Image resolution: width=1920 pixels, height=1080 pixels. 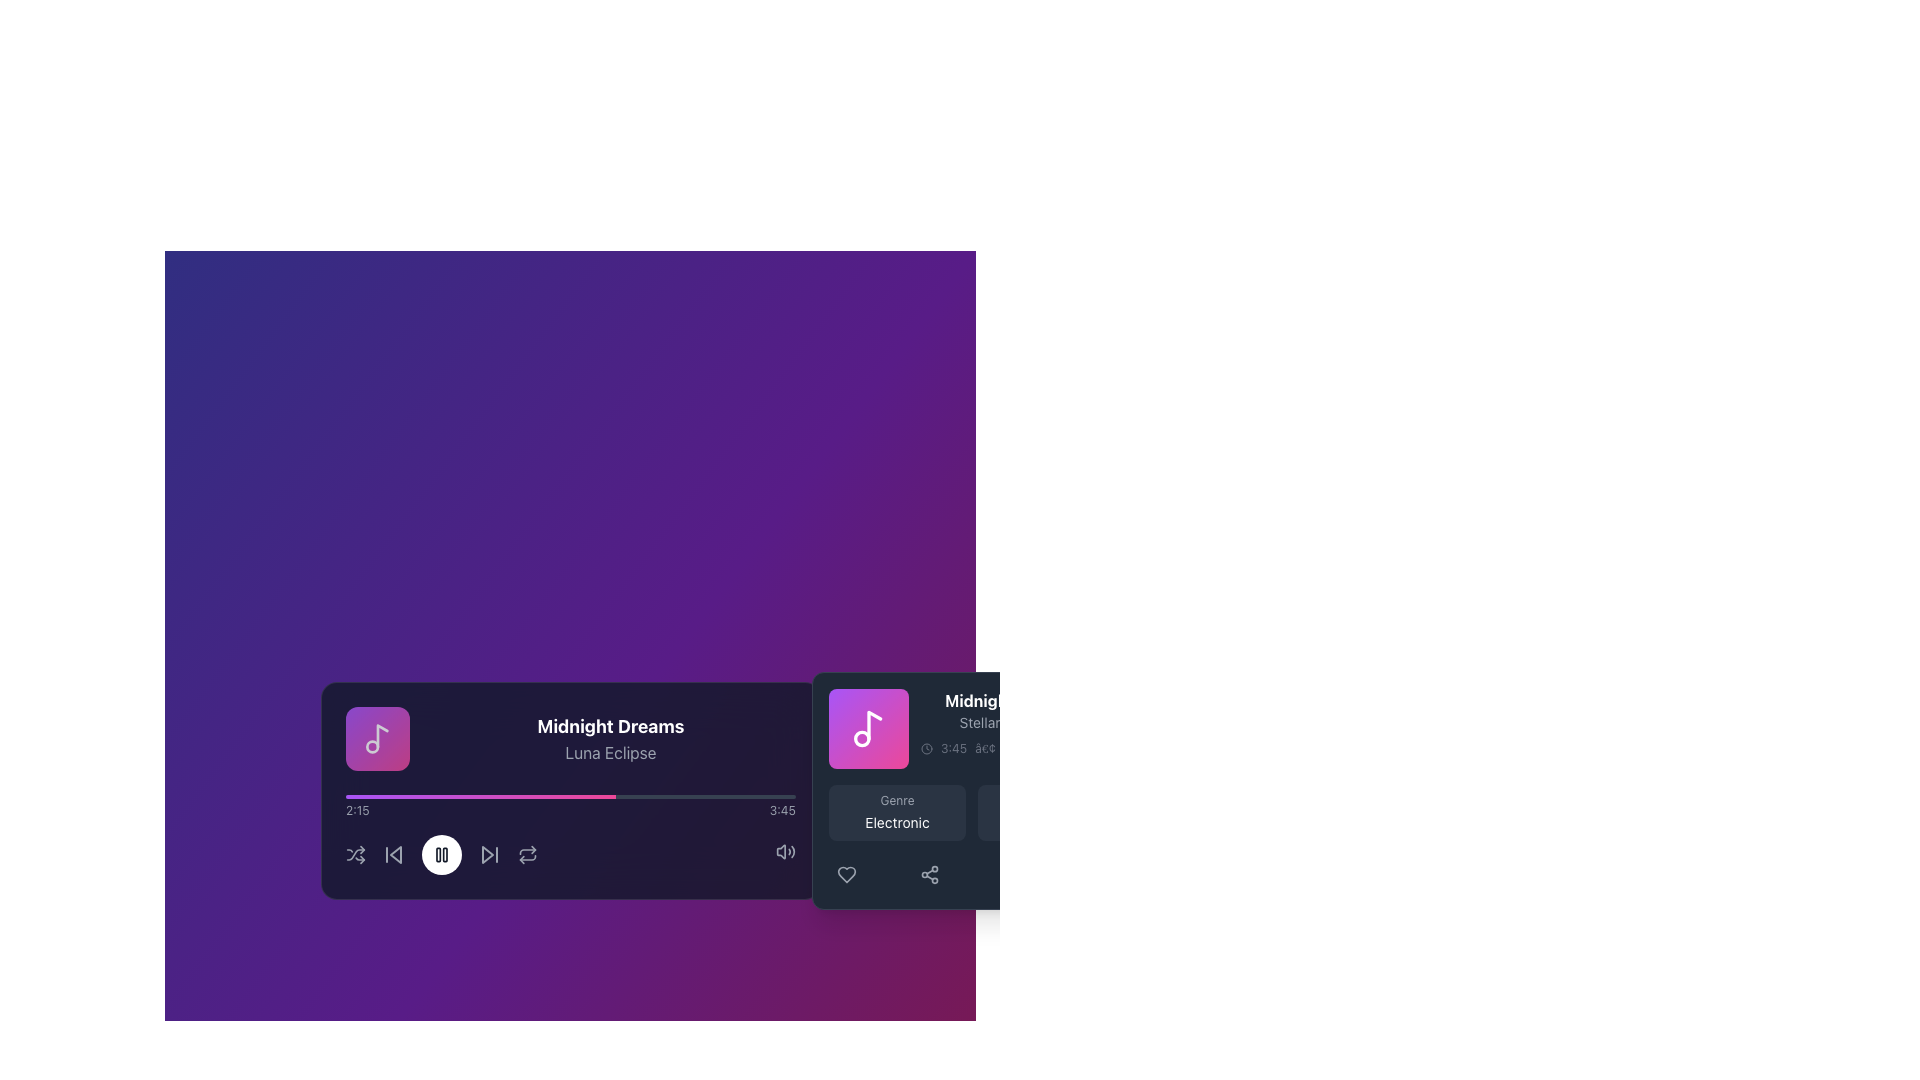 What do you see at coordinates (719, 796) in the screenshot?
I see `playback progress` at bounding box center [719, 796].